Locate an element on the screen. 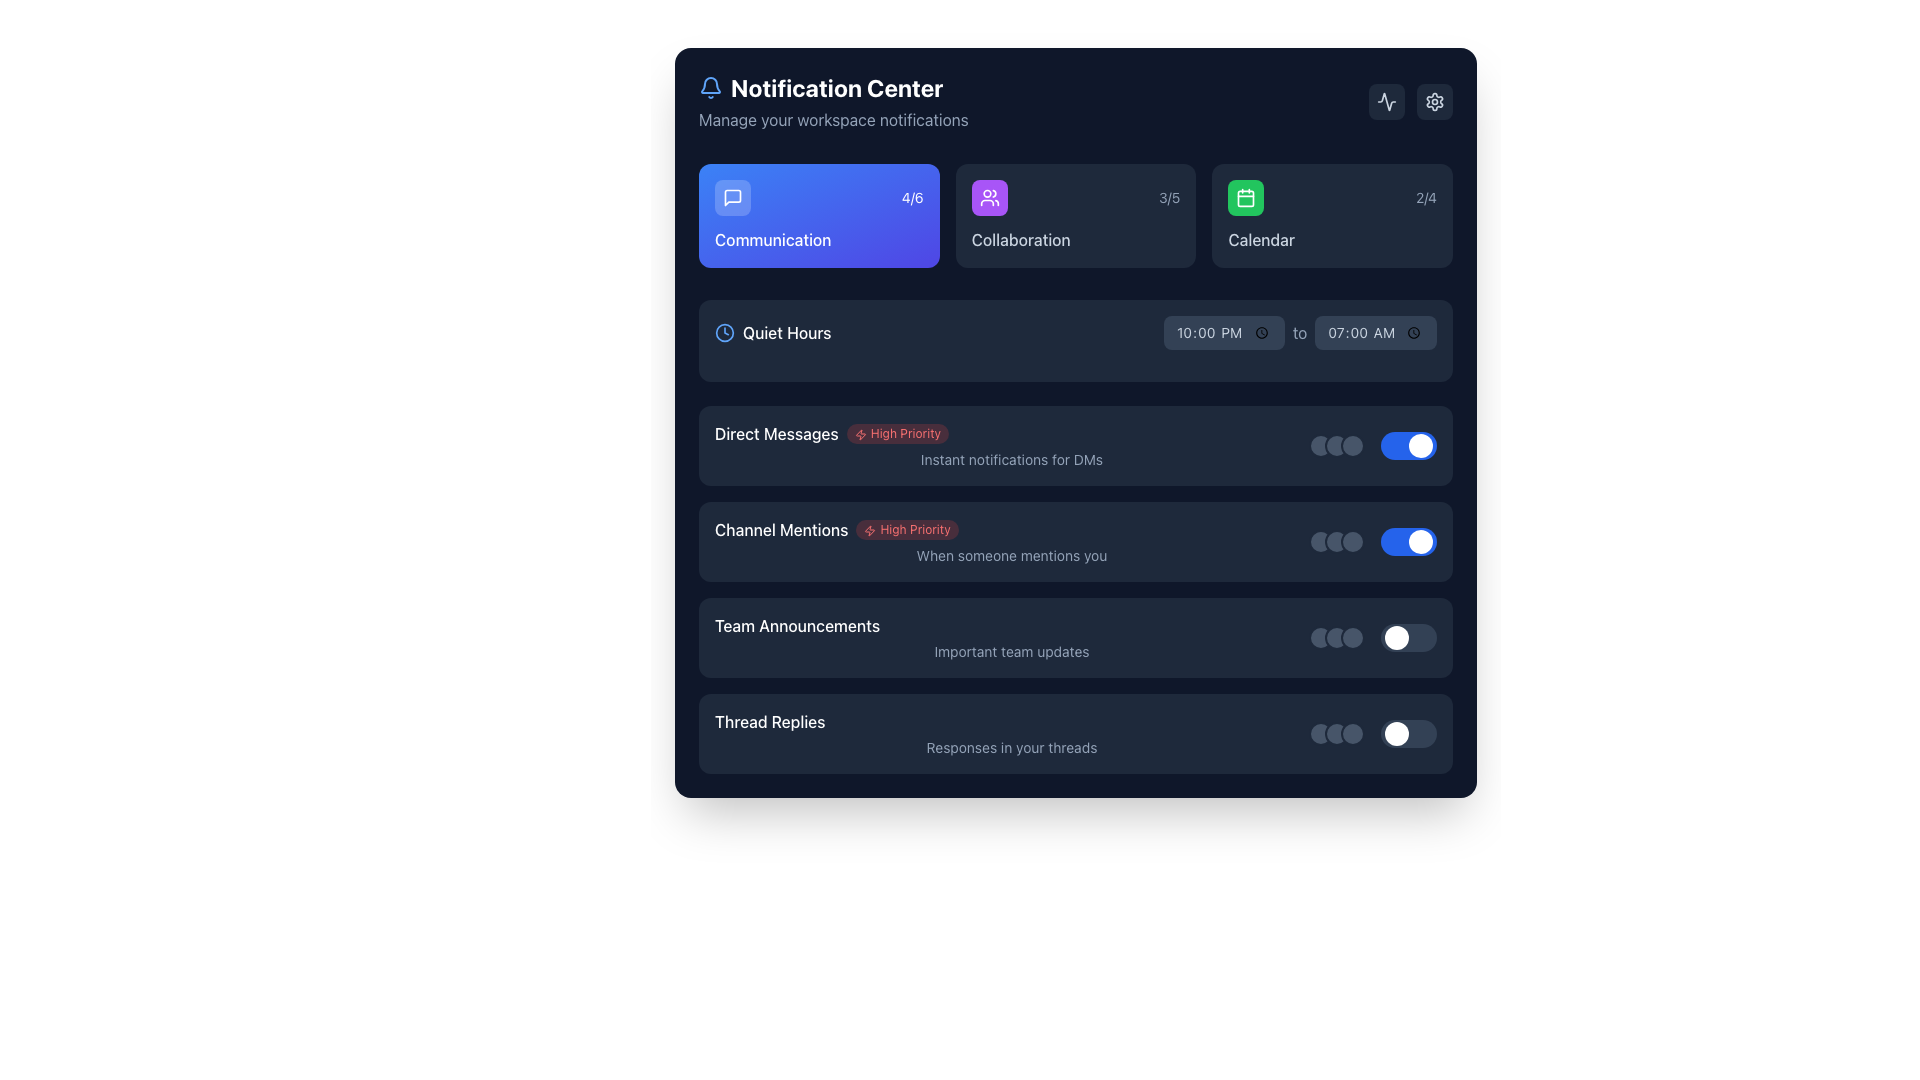 The image size is (1920, 1080). the Text display indicating High Priority notification settings for Direct Messages is located at coordinates (1012, 445).